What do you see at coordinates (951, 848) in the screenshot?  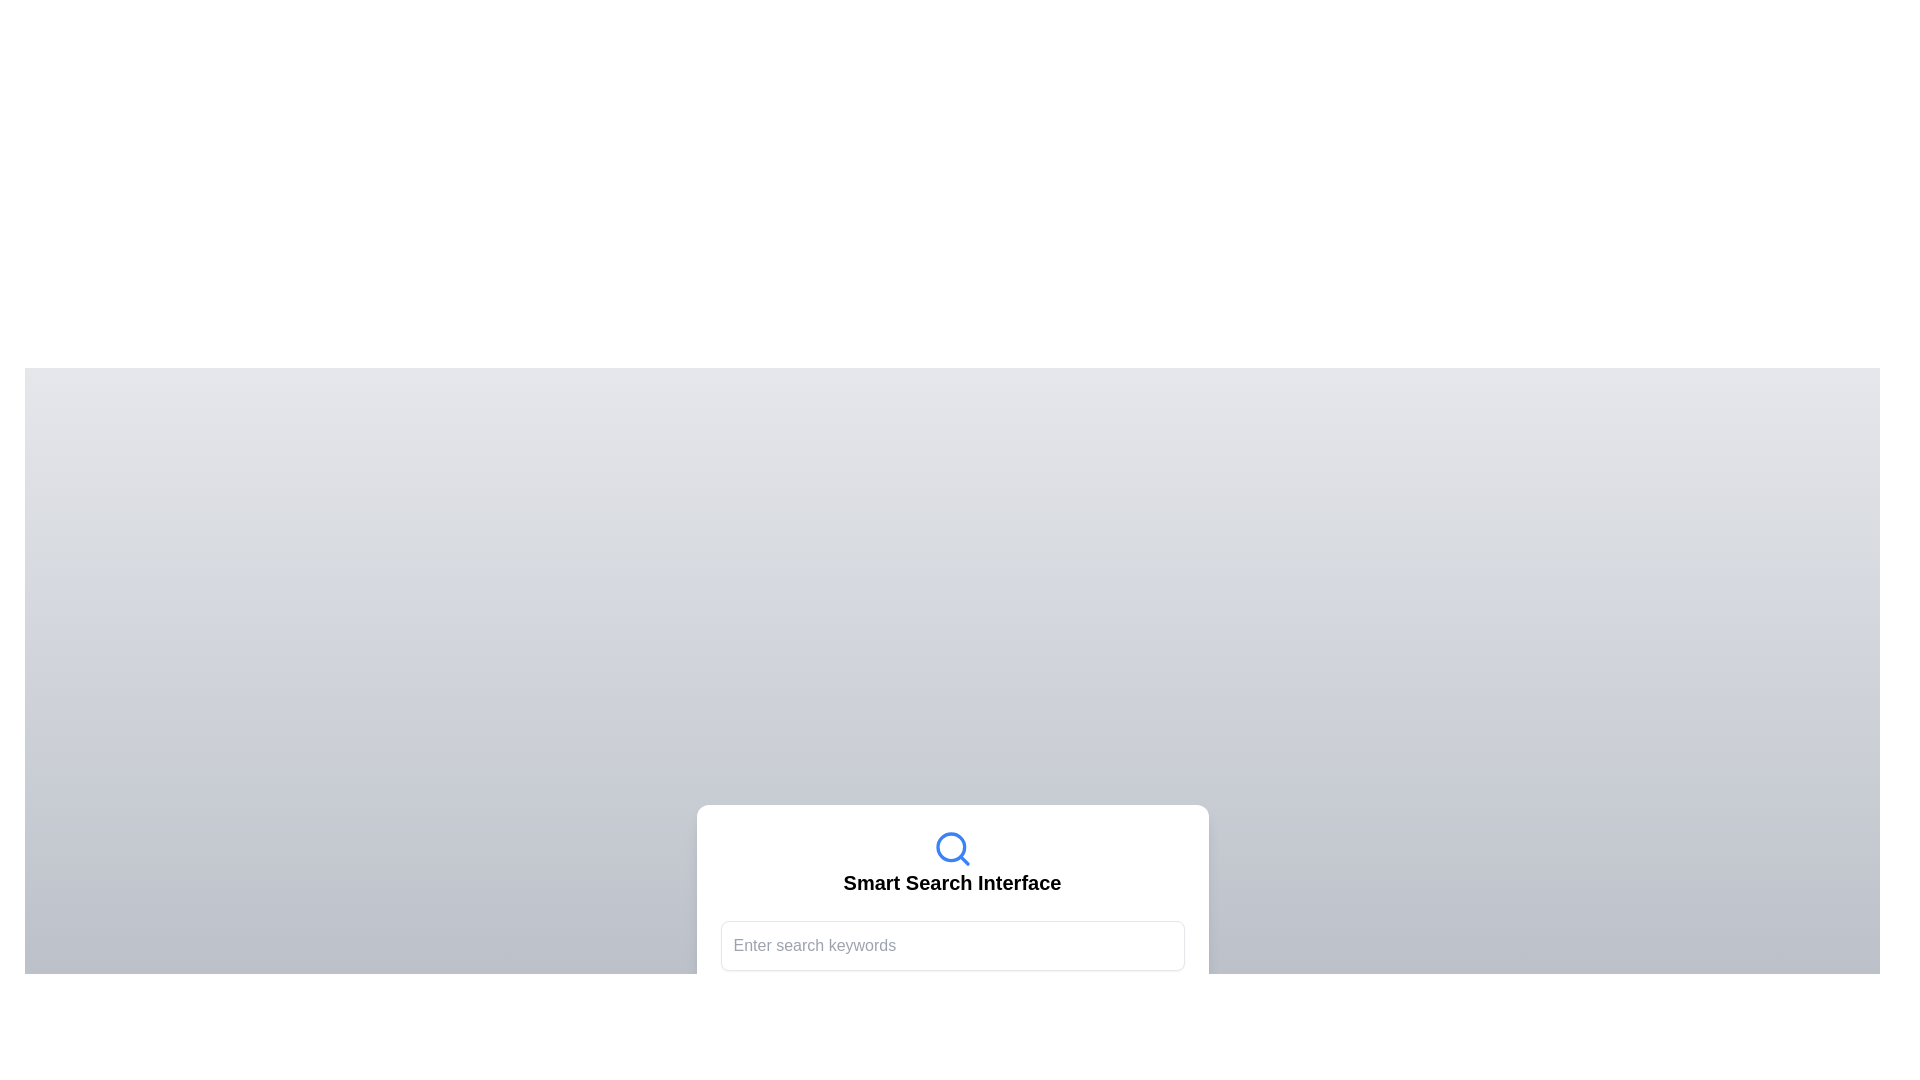 I see `the search icon that represents the search functionality, located above the 'Smart Search Interface' label` at bounding box center [951, 848].